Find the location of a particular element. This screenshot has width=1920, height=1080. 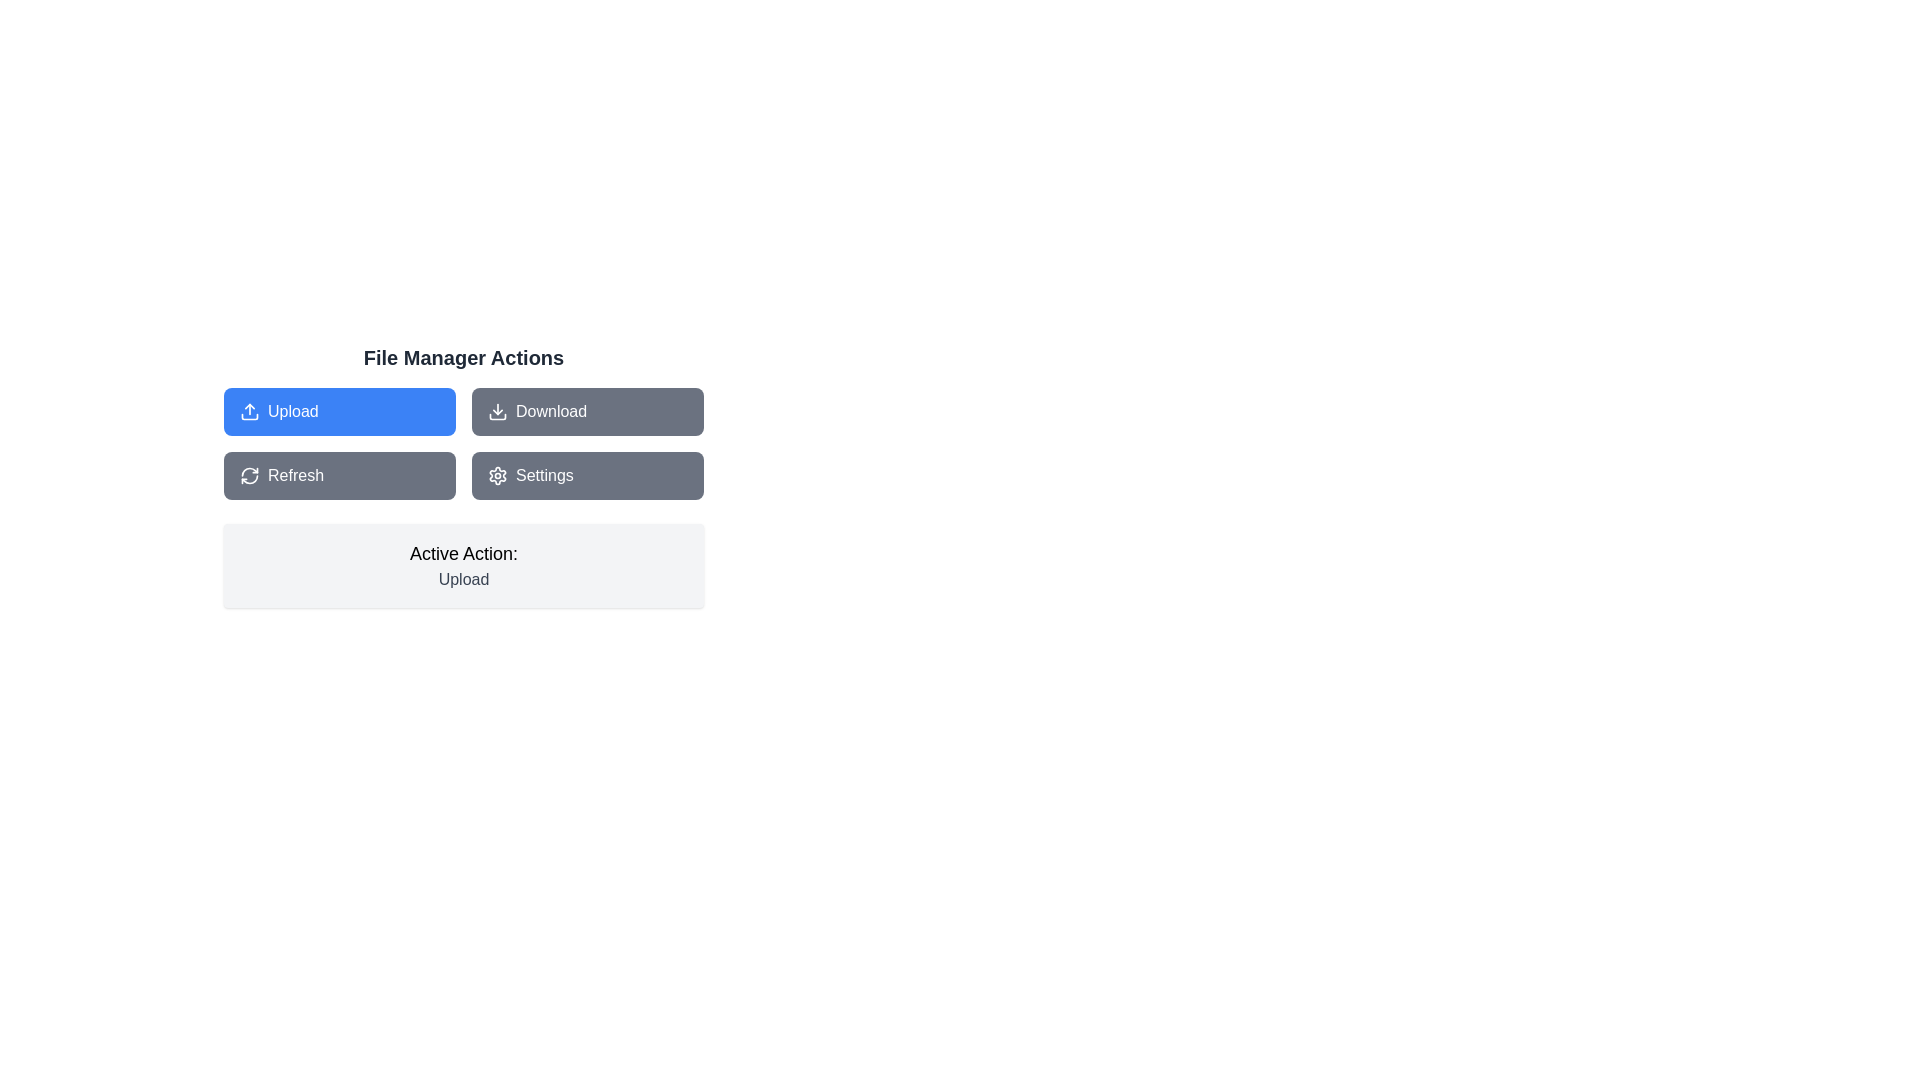

the base part of the download icon located in the top-right button labeled 'Download' is located at coordinates (498, 415).